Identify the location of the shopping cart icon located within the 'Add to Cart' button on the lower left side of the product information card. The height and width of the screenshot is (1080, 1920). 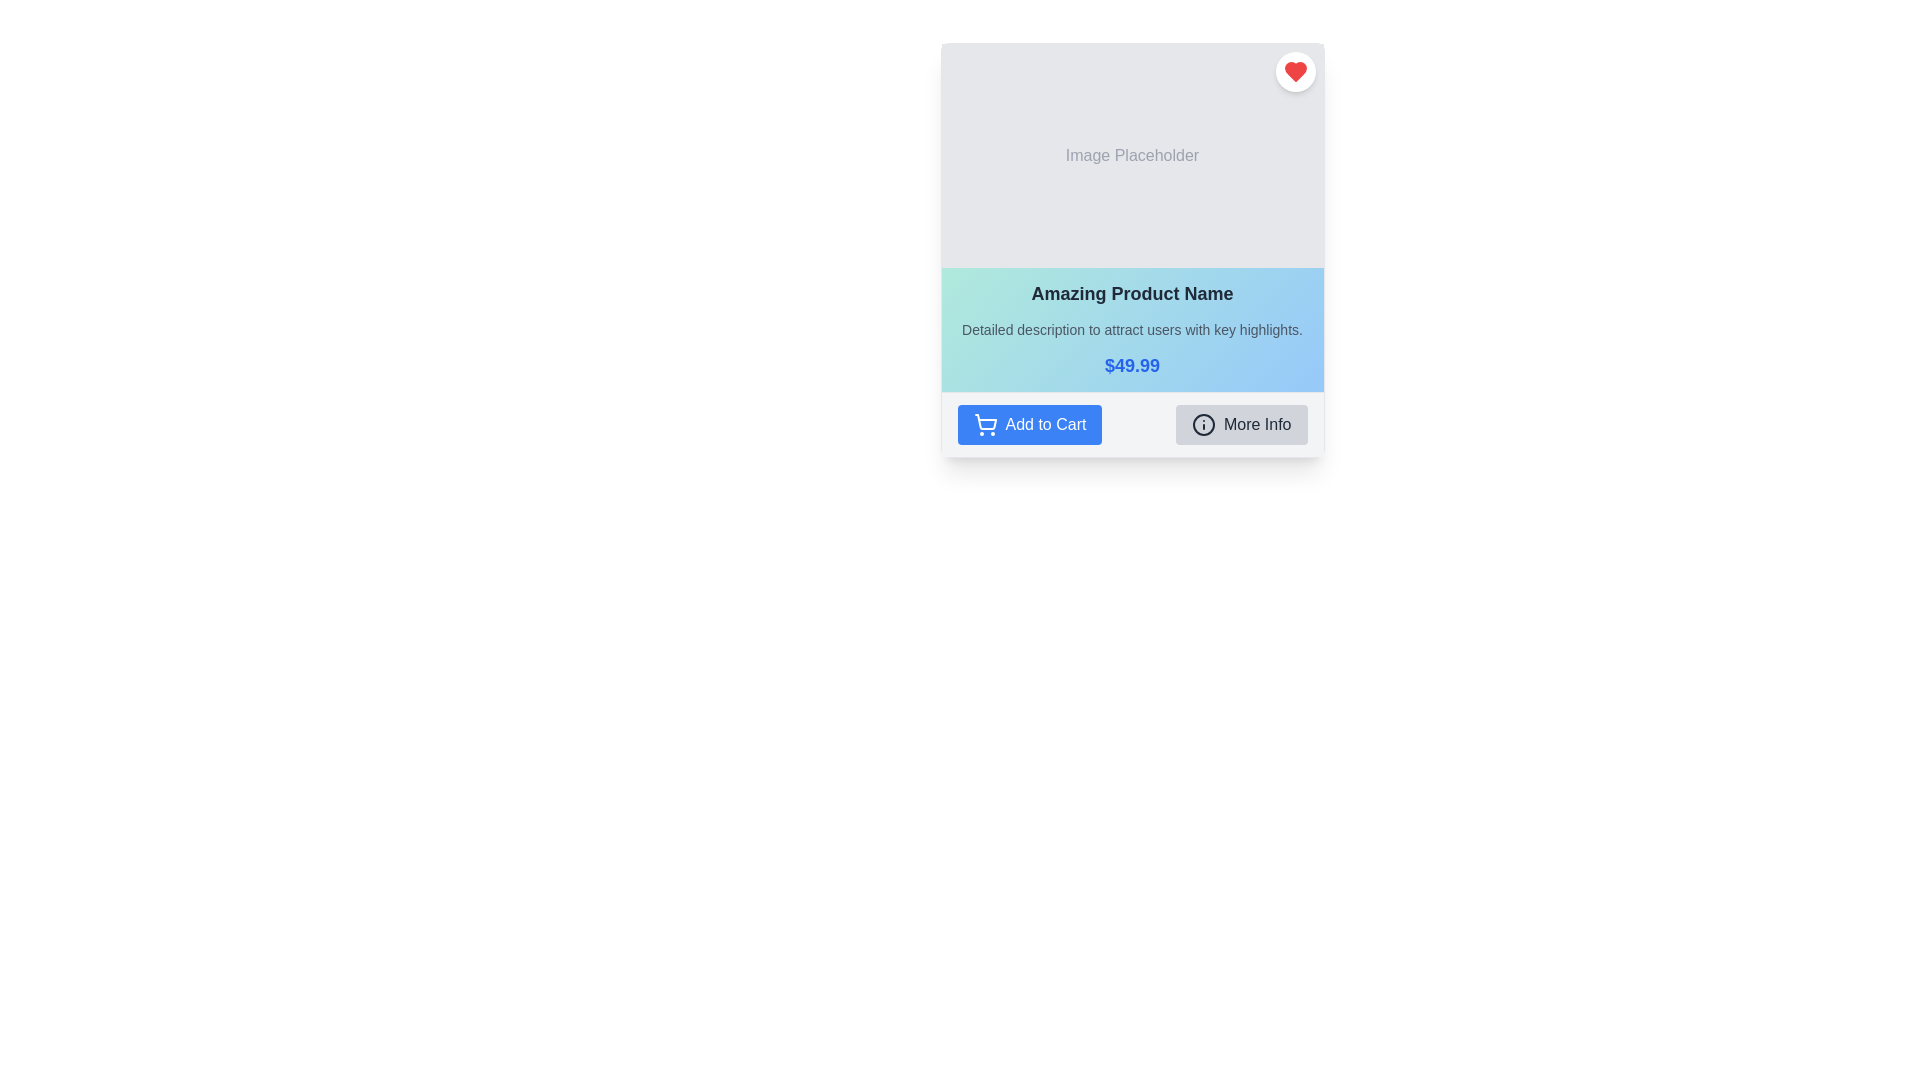
(985, 423).